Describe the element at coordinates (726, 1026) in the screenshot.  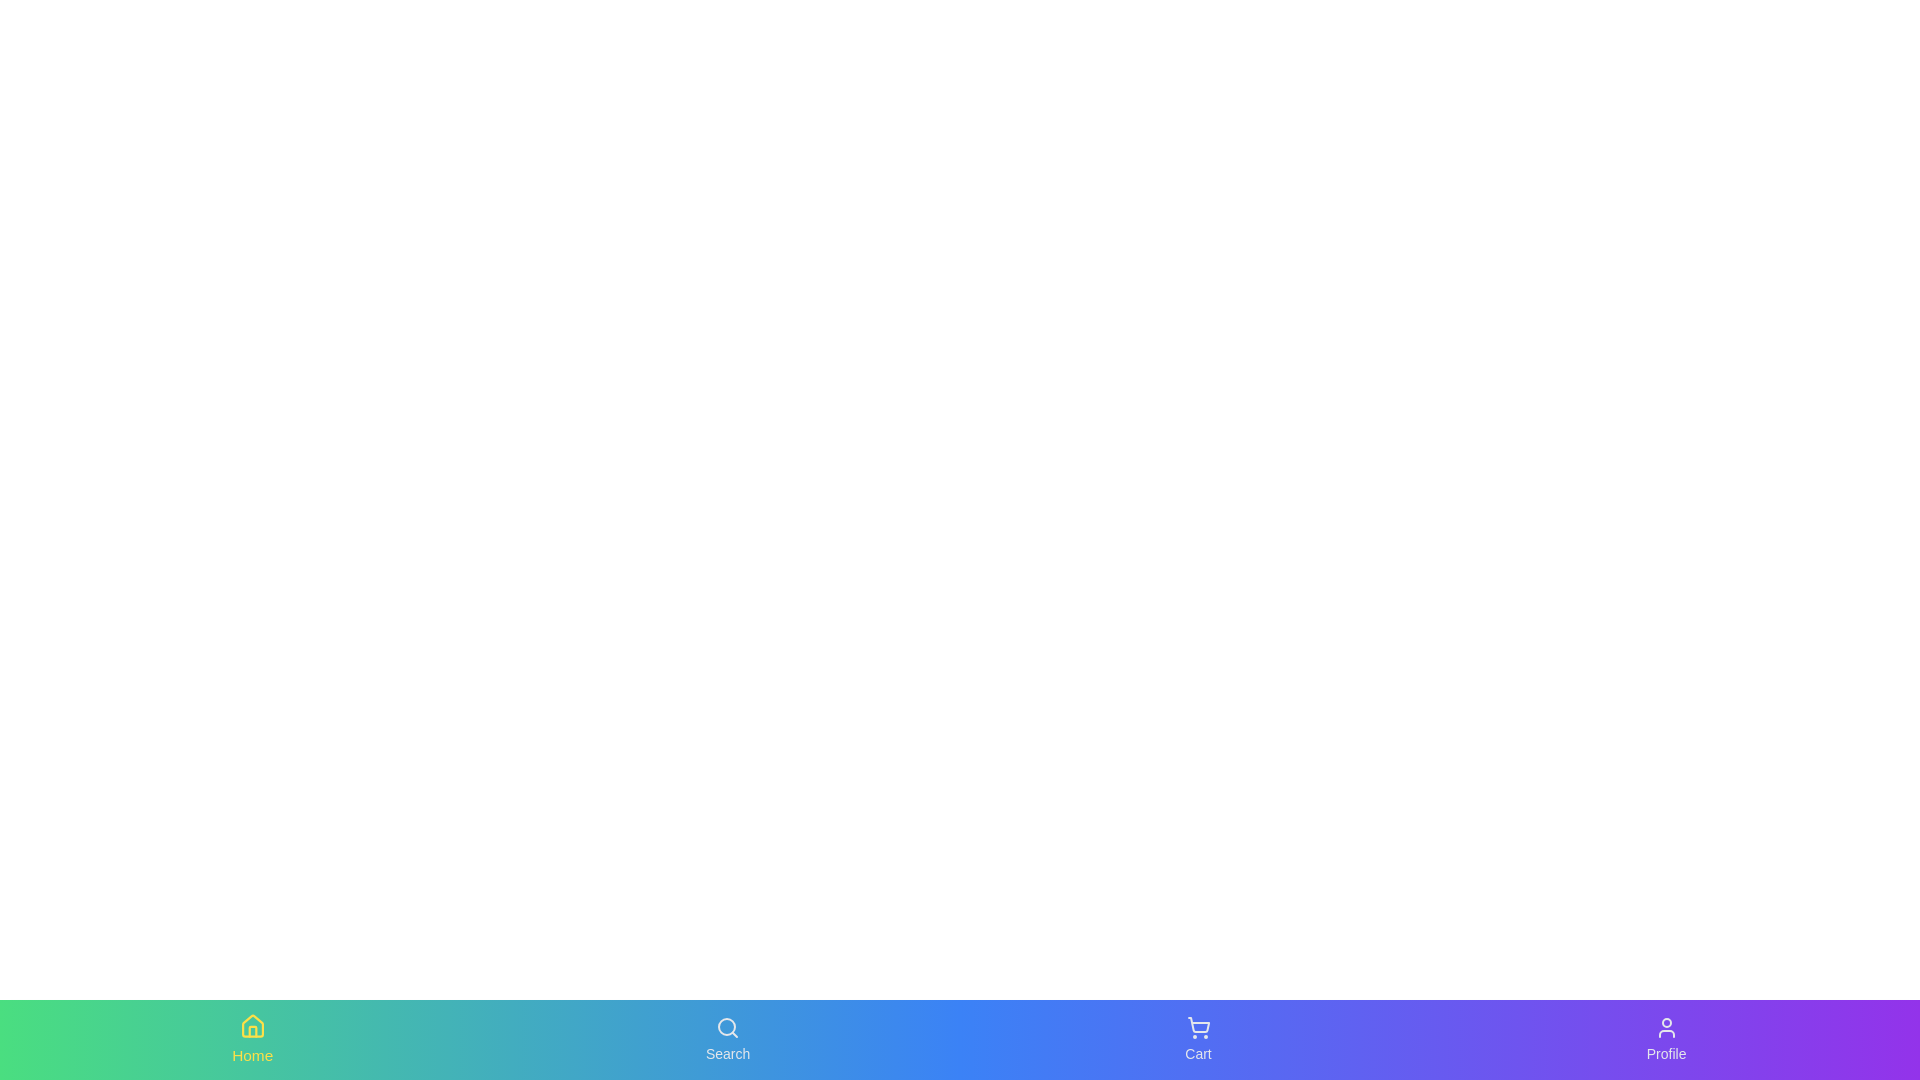
I see `the graphical representation of the search icon located at the center-right of the bottom navigation bar, which symbolizes the application’s search functionality` at that location.